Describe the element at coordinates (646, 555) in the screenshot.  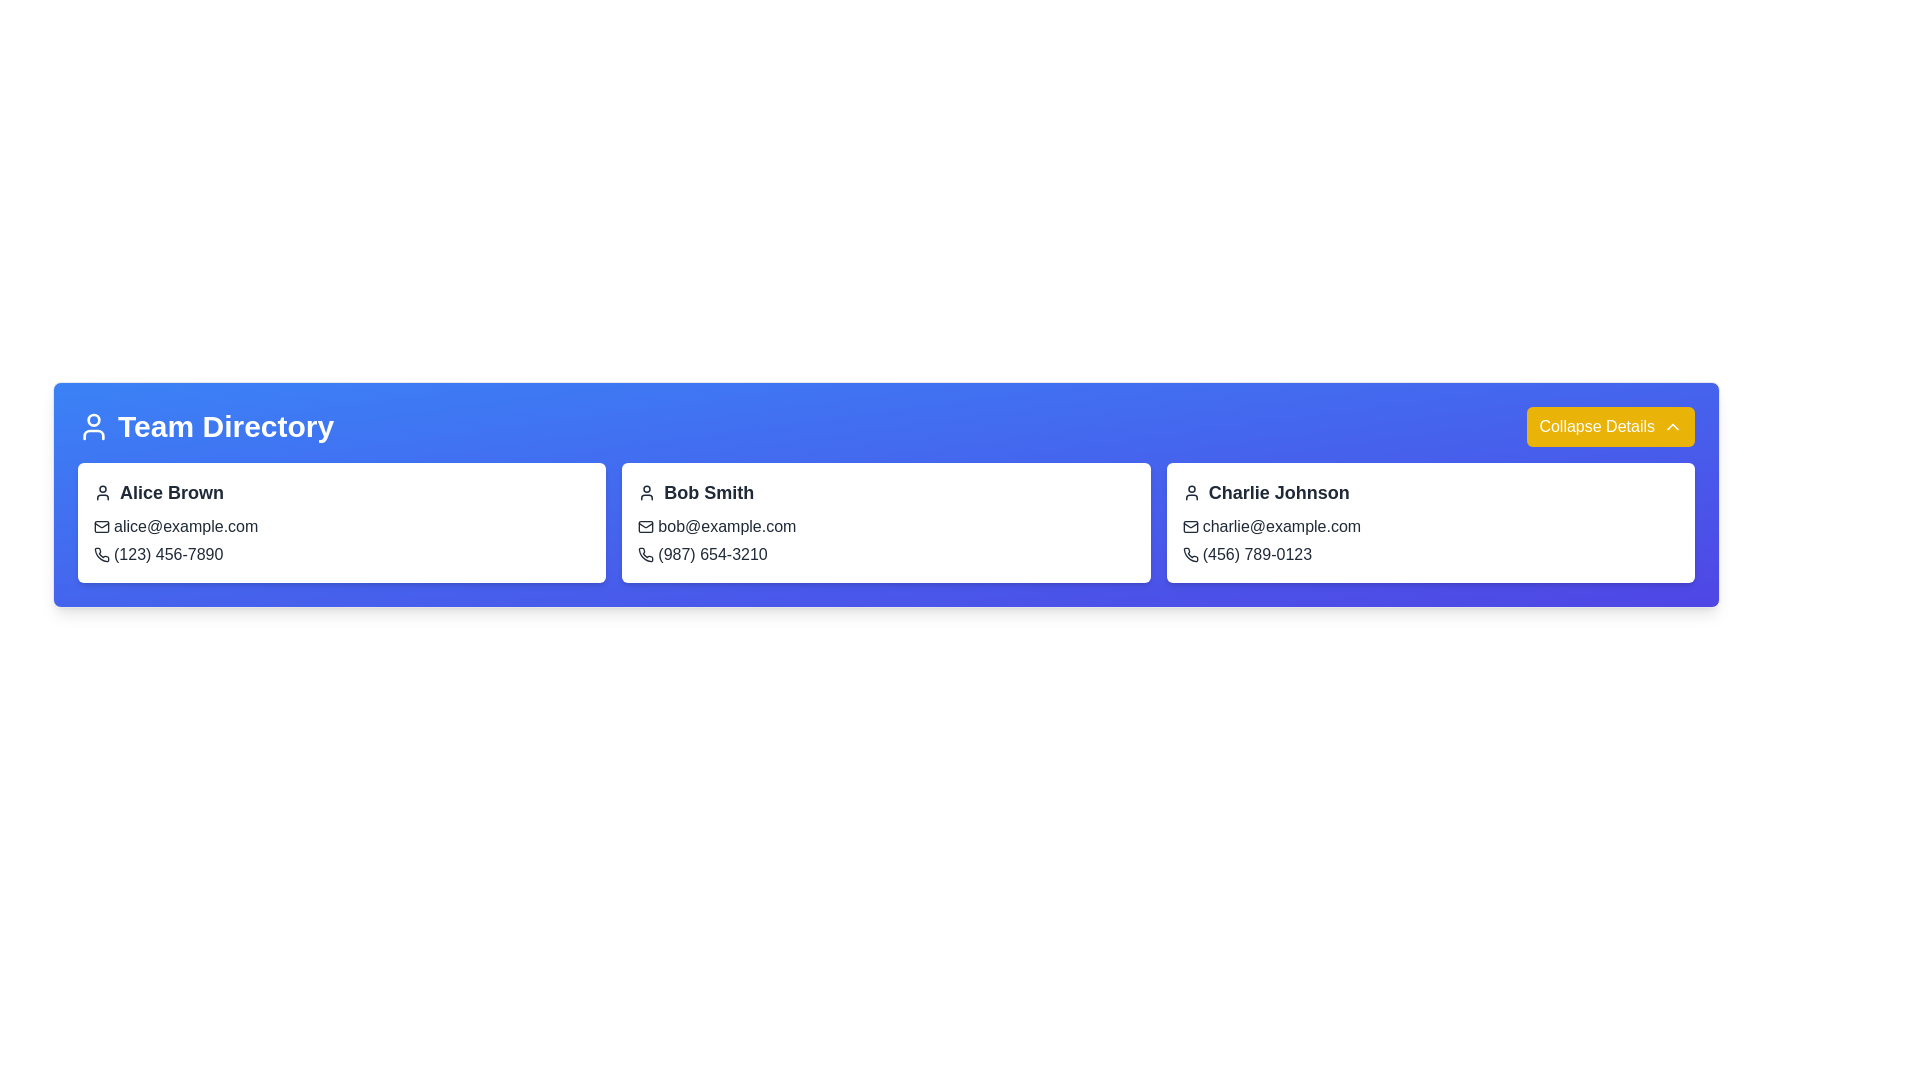
I see `the telephone handset icon located in the contact card of 'Bob Smith' to the left of the phone number '(987) 654-3210'` at that location.